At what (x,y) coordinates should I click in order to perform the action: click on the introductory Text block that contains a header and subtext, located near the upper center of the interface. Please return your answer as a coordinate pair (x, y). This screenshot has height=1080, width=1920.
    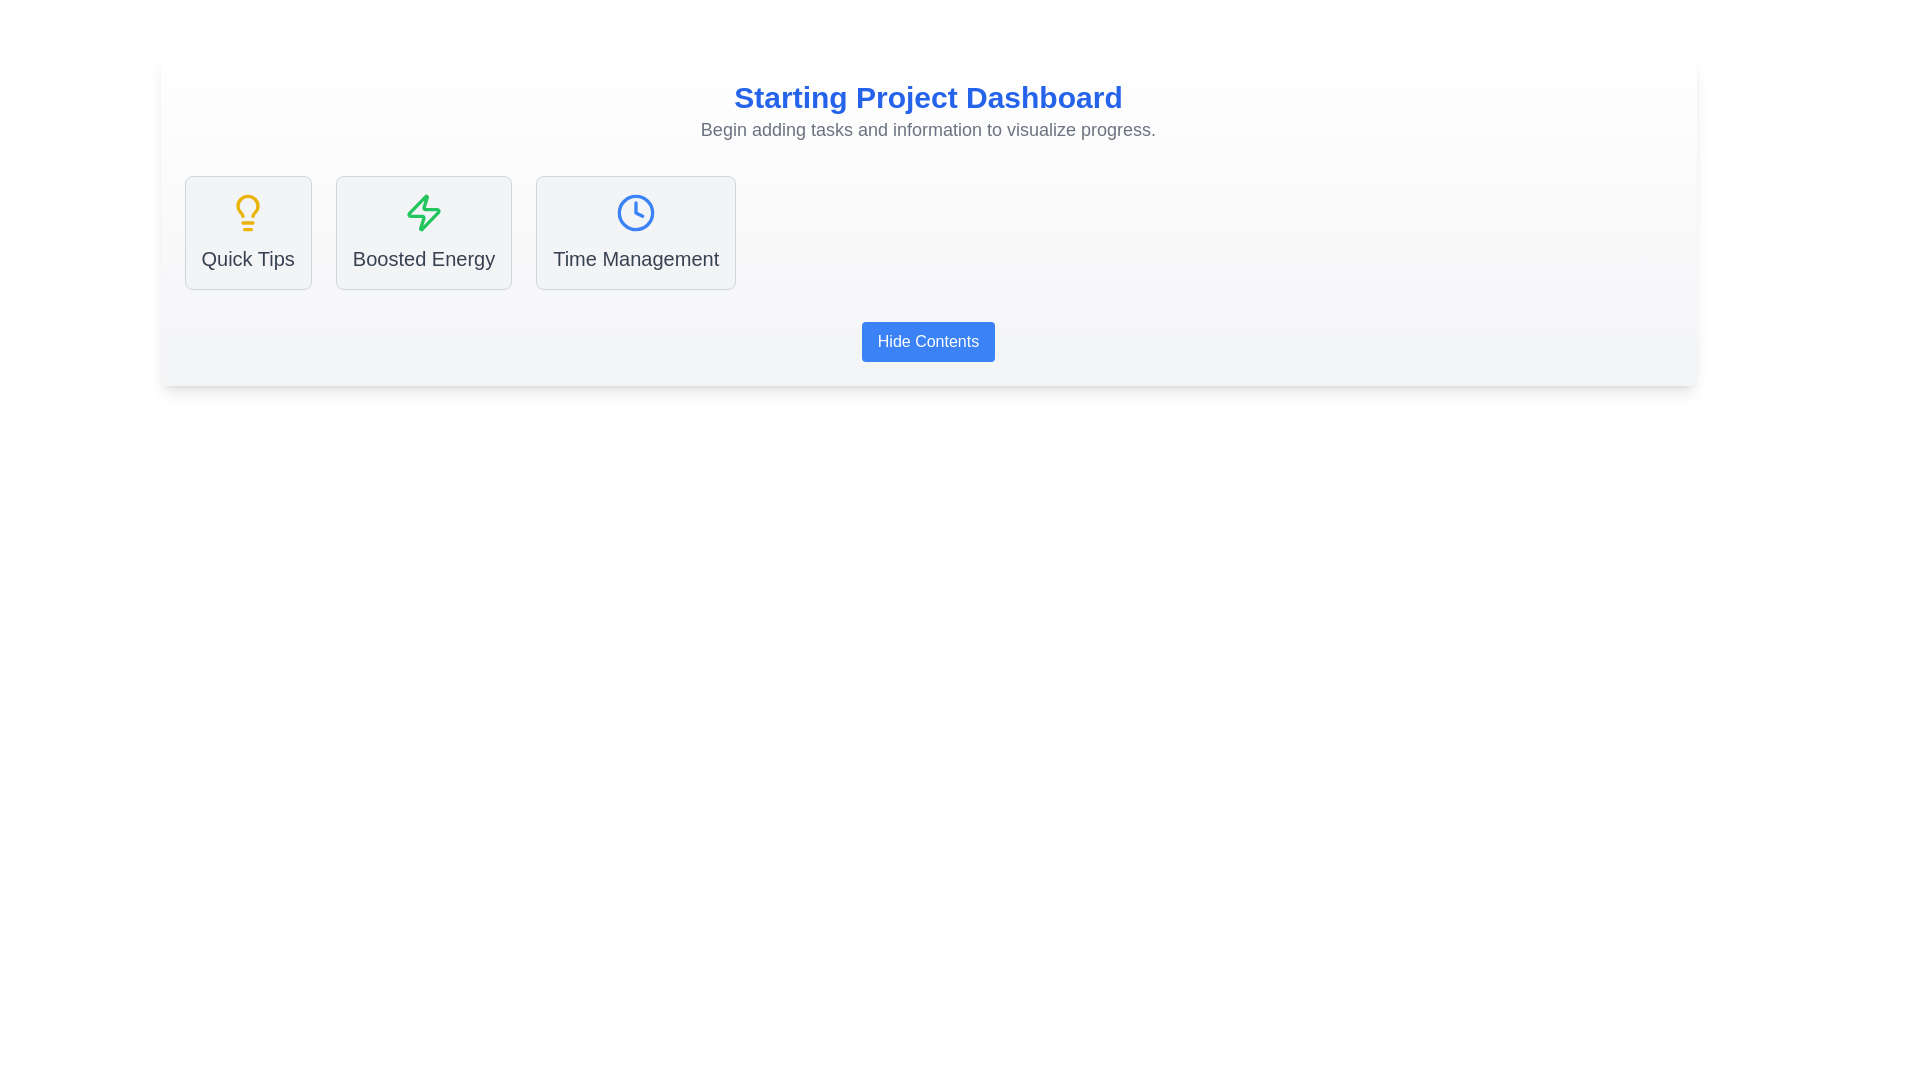
    Looking at the image, I should click on (927, 111).